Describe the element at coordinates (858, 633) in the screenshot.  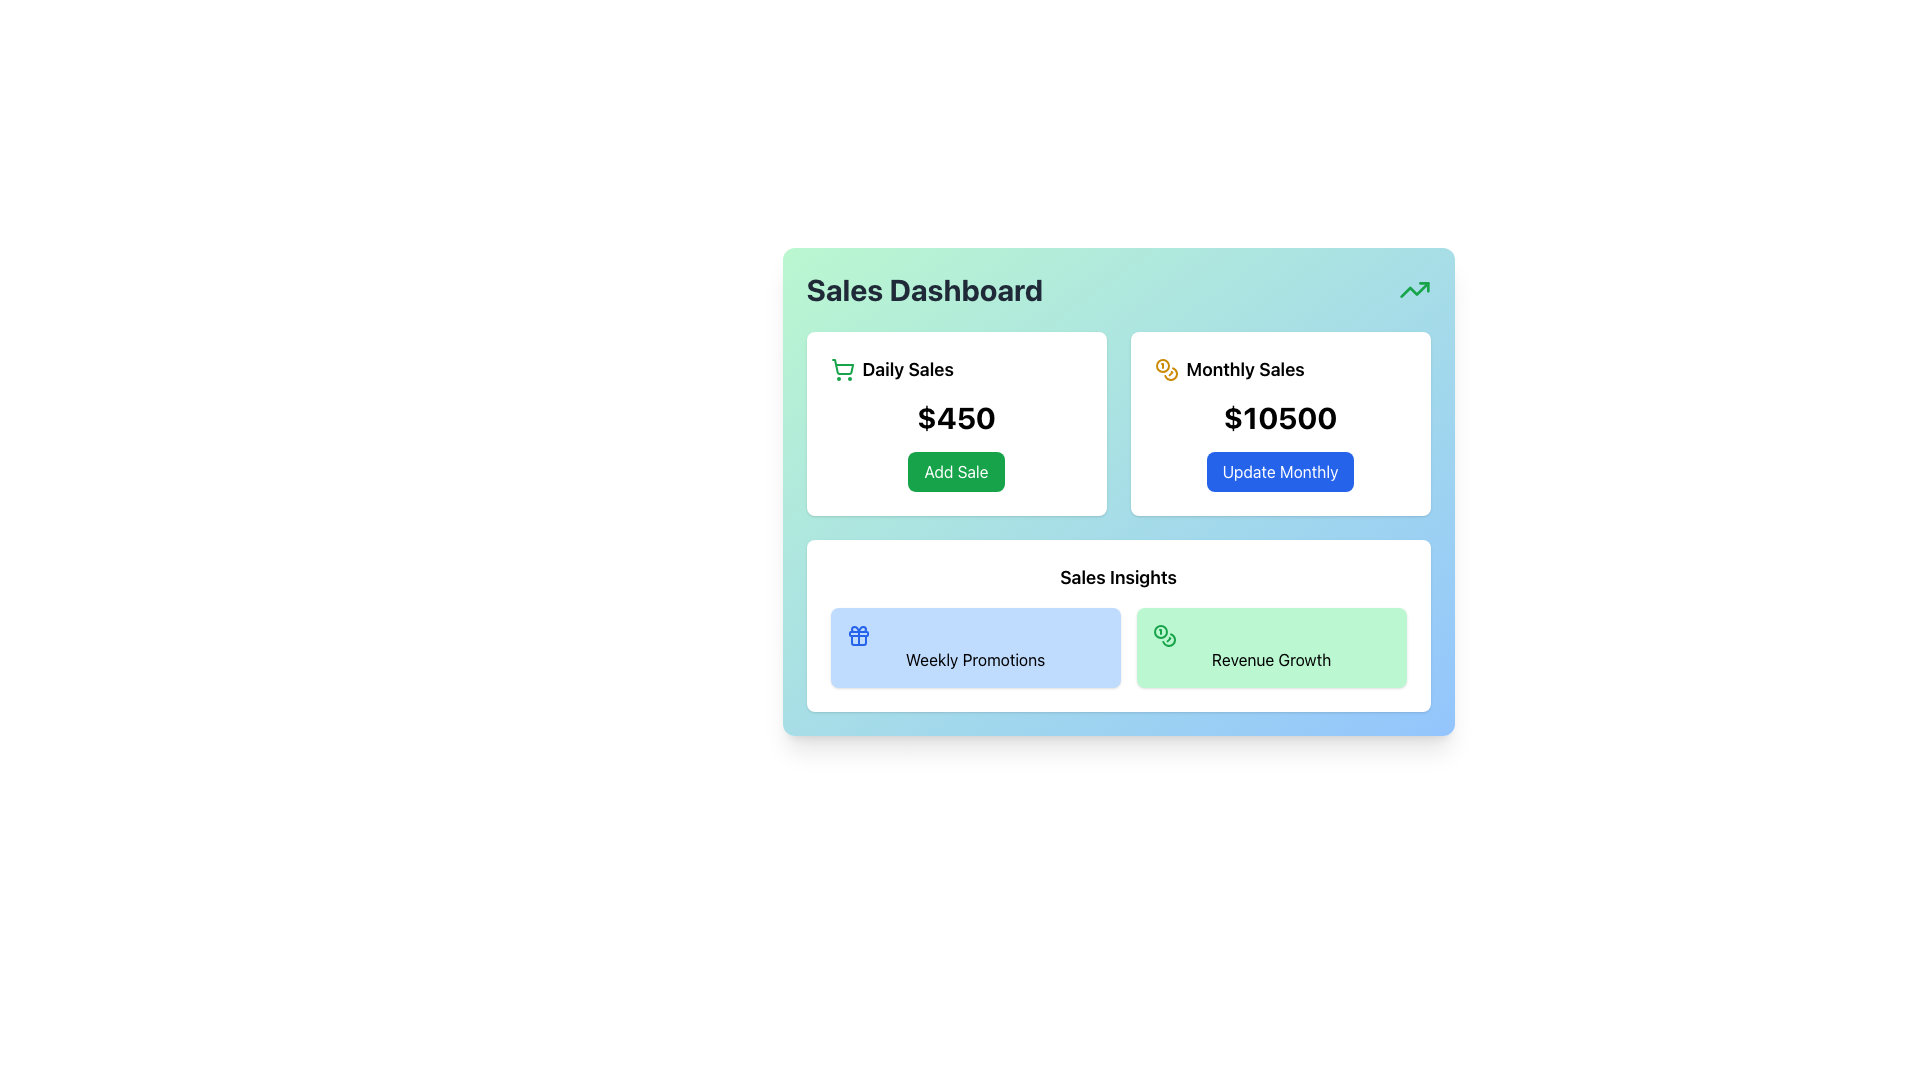
I see `the narrow horizontal rectangle with rounded corners that serves as a decorative line in the gift box icon located in the 'Weekly Promotions' card under 'Sales Insights' on the dashboard` at that location.